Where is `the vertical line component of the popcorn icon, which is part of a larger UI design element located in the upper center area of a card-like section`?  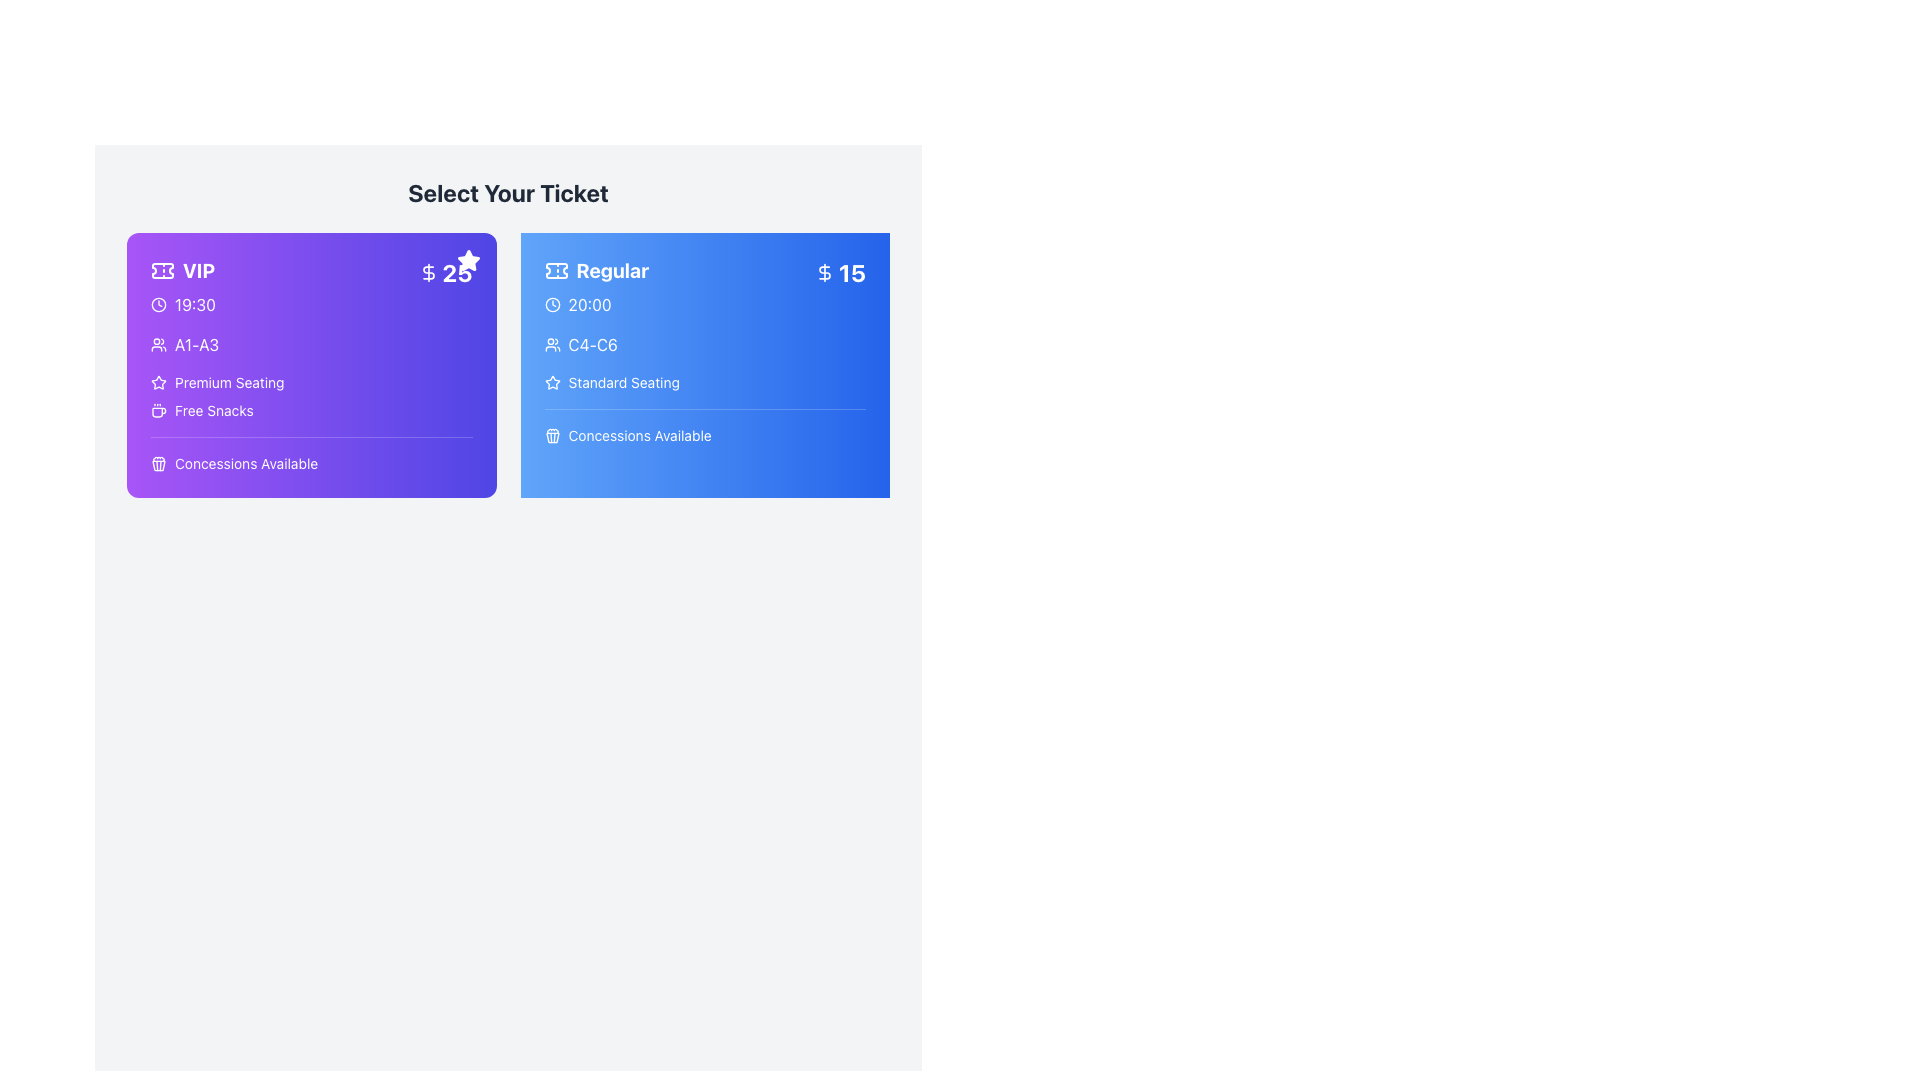 the vertical line component of the popcorn icon, which is part of a larger UI design element located in the upper center area of a card-like section is located at coordinates (156, 466).